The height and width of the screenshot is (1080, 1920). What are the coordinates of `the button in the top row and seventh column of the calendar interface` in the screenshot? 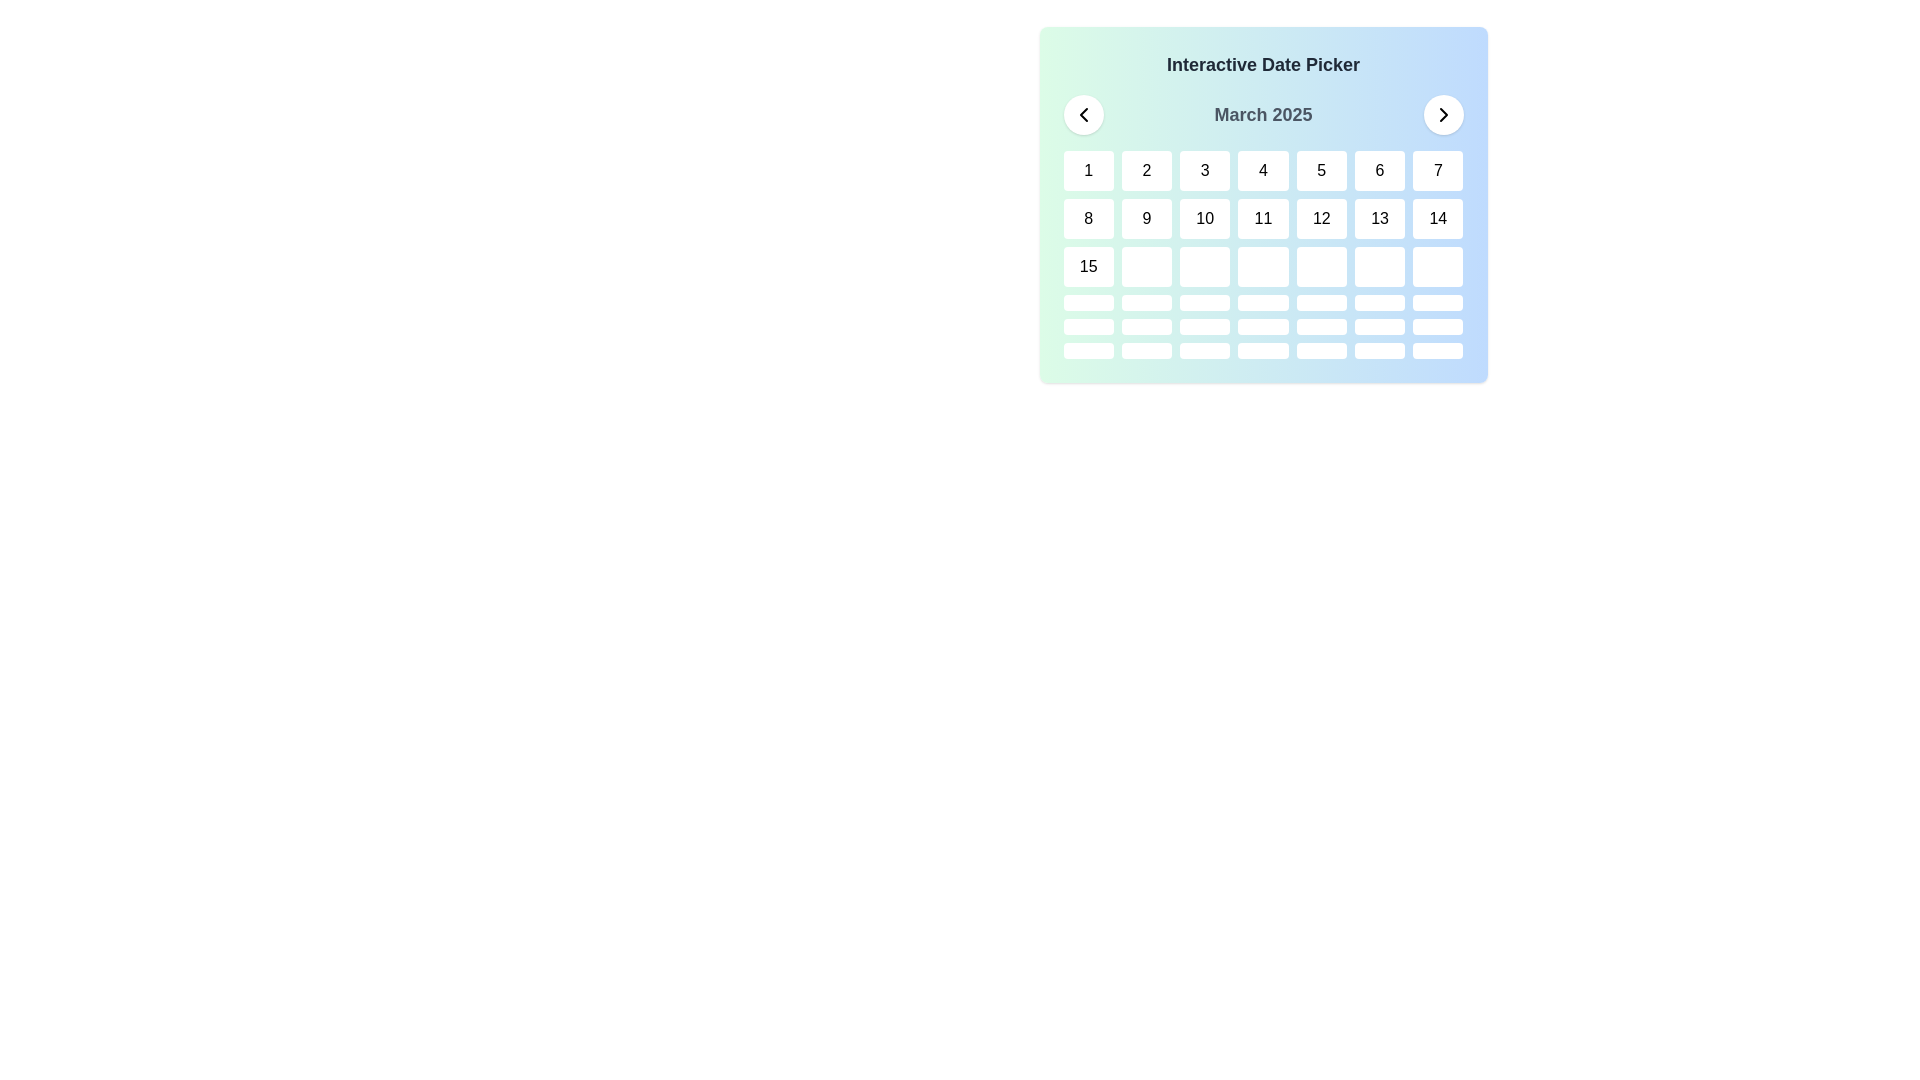 It's located at (1437, 169).